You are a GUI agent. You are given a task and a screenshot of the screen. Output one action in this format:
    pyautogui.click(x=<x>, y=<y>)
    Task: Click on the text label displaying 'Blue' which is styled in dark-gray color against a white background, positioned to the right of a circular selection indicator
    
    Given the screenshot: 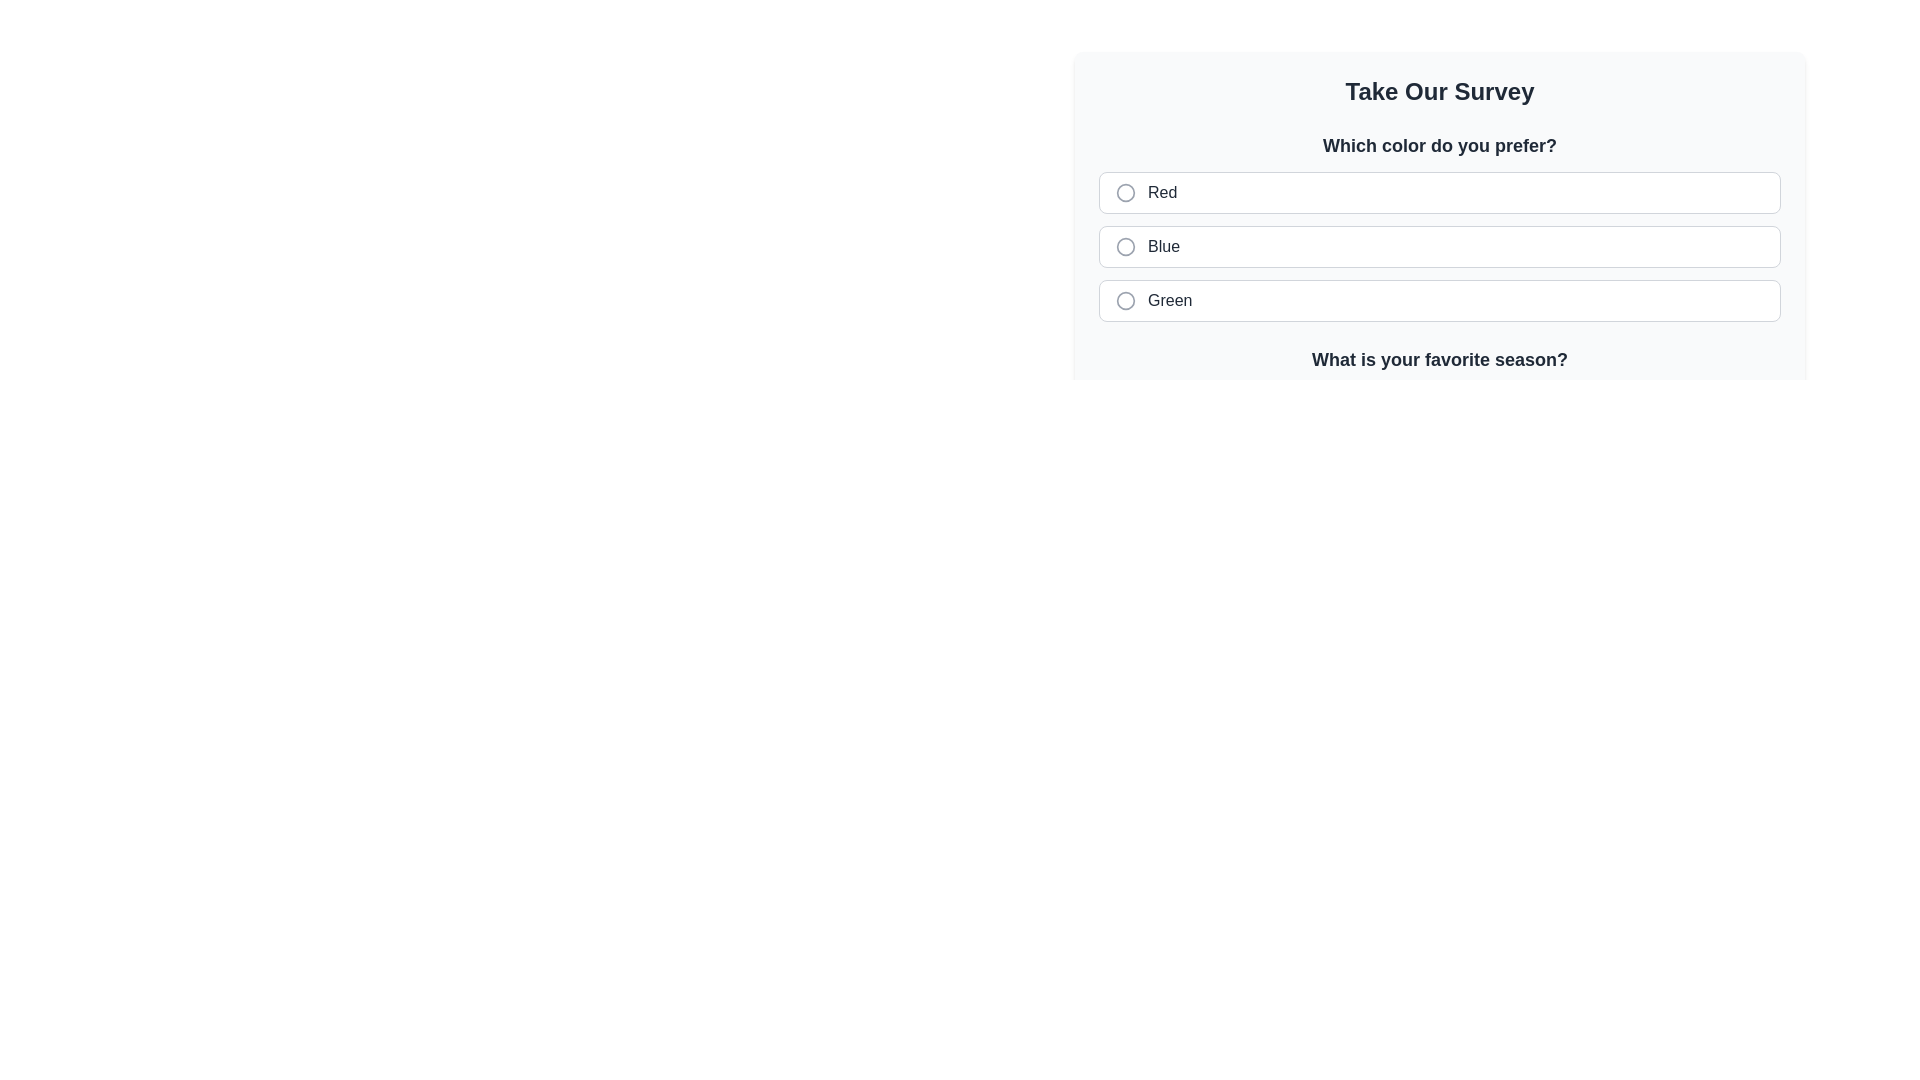 What is the action you would take?
    pyautogui.click(x=1164, y=245)
    